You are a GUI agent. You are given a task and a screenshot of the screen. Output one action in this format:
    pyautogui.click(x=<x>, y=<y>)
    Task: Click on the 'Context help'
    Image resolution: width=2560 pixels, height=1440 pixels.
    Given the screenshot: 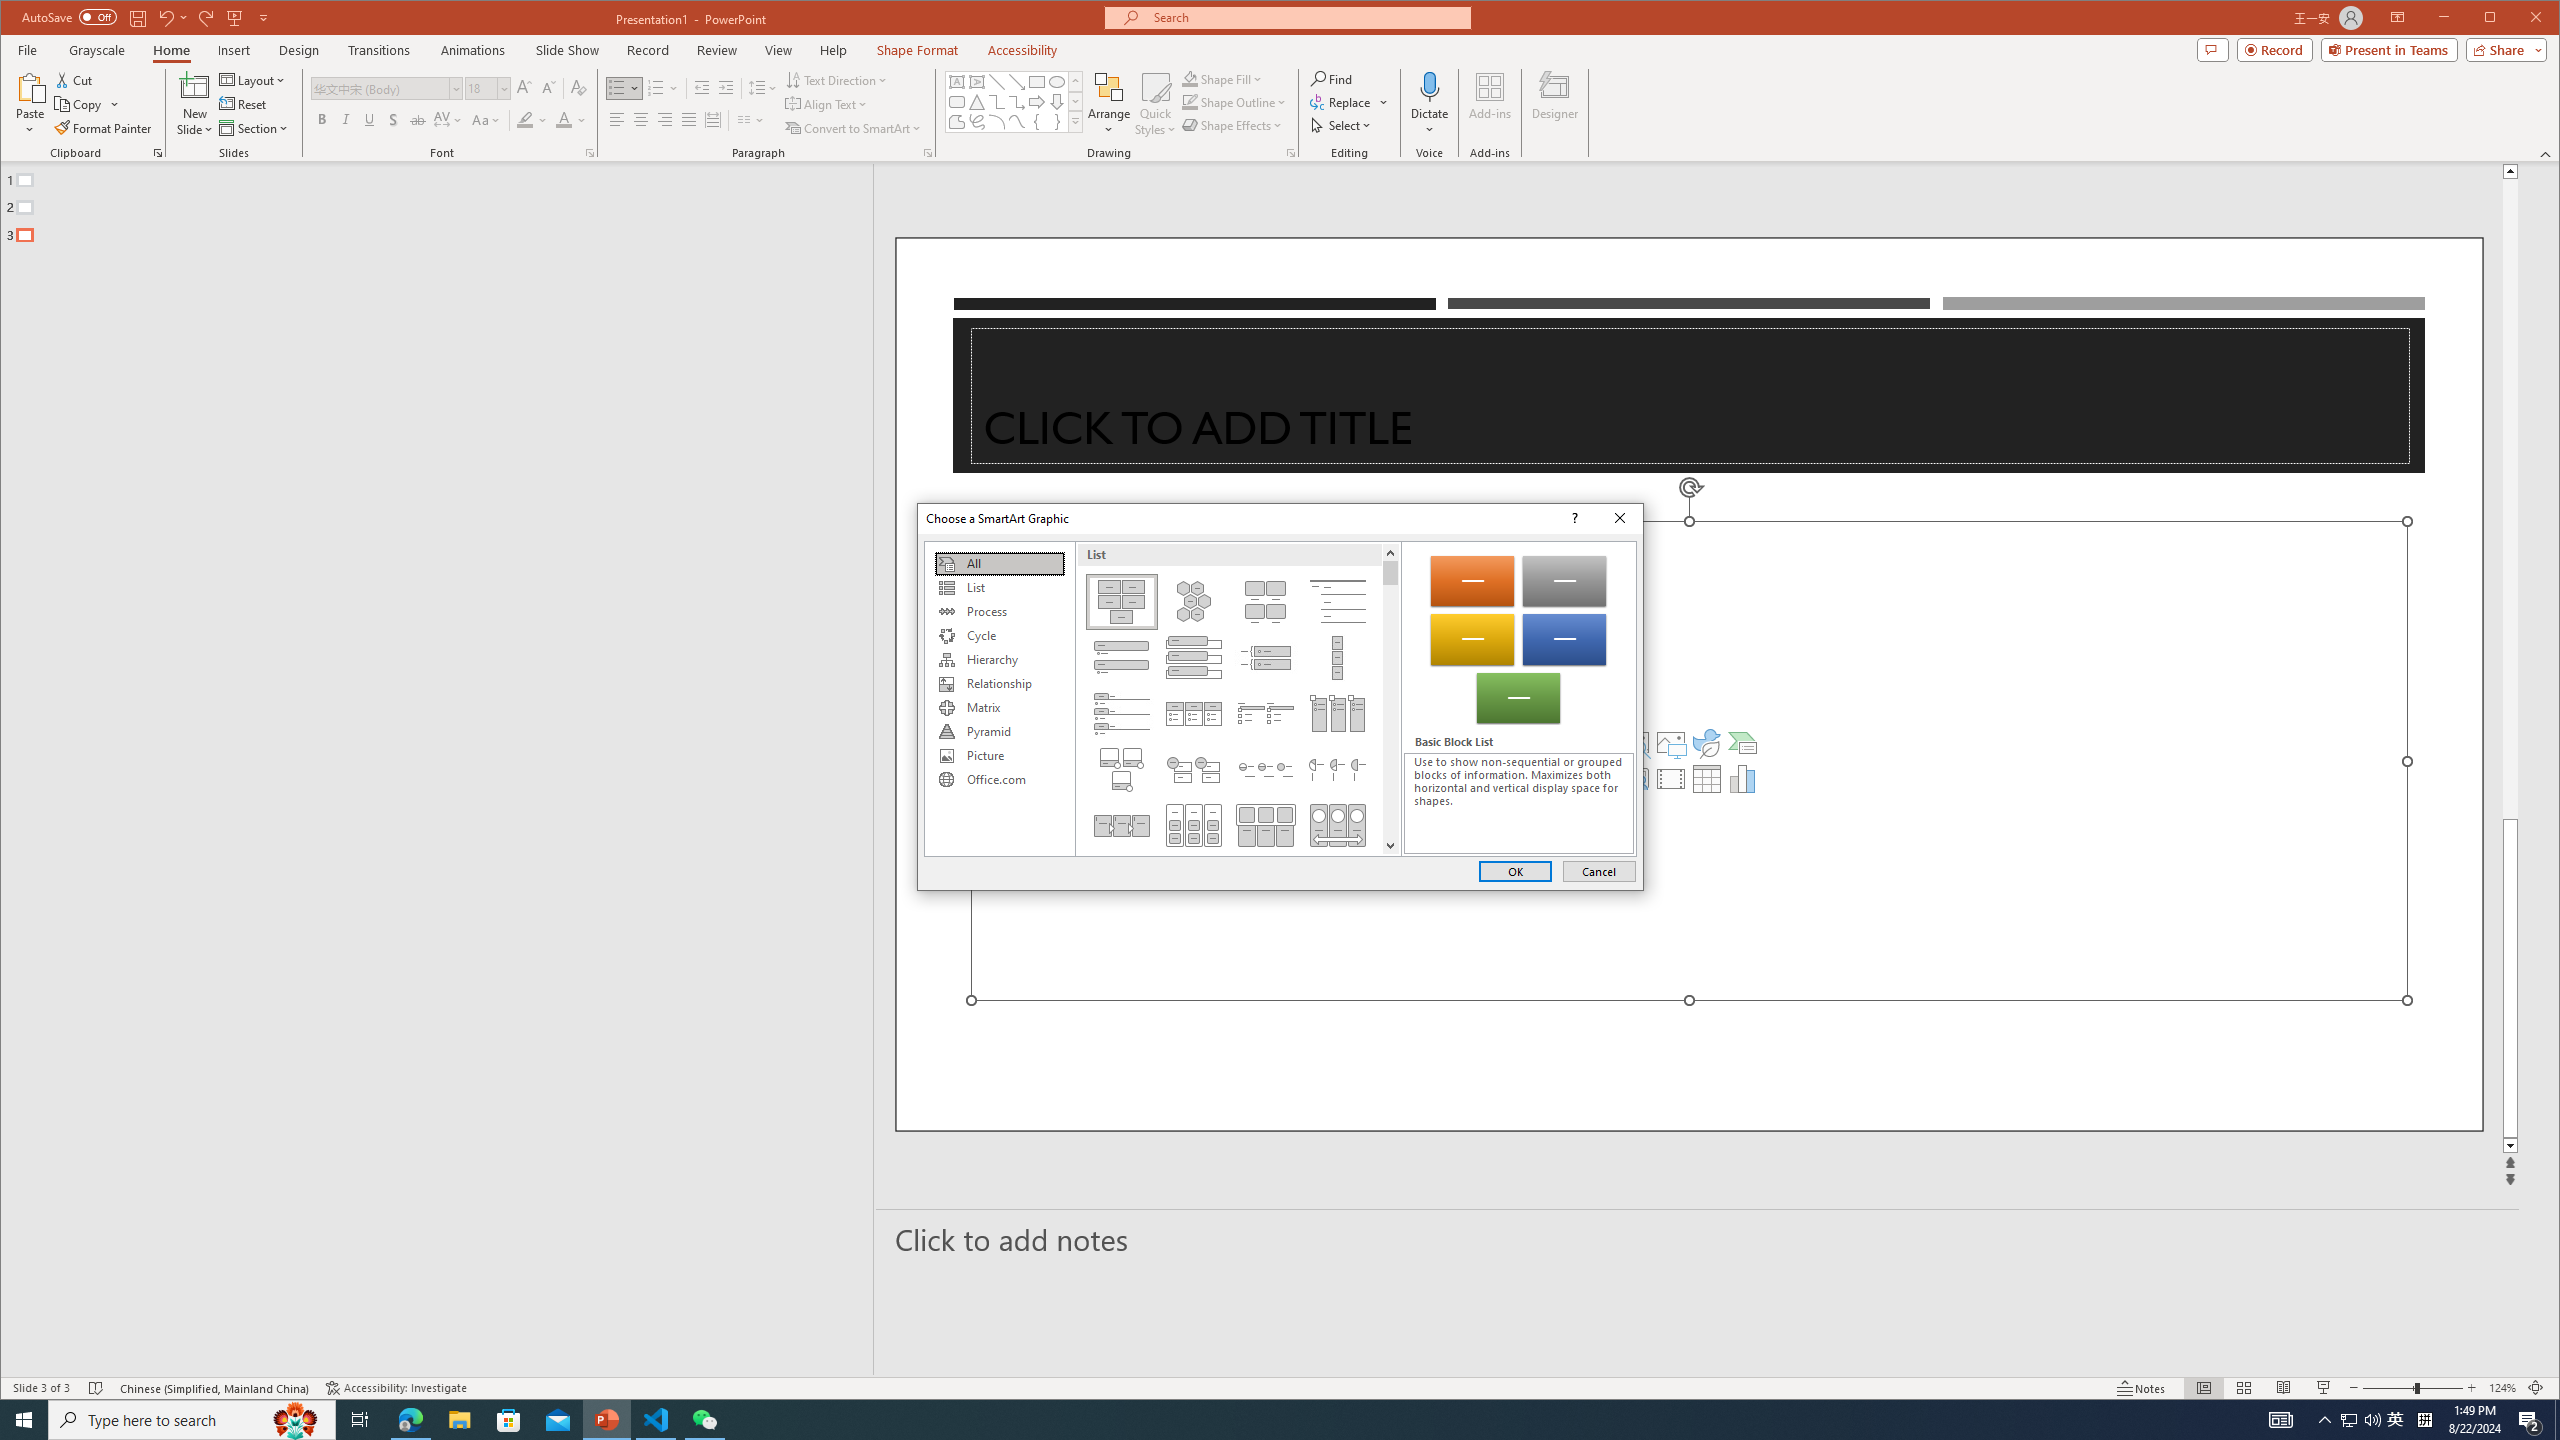 What is the action you would take?
    pyautogui.click(x=1573, y=518)
    